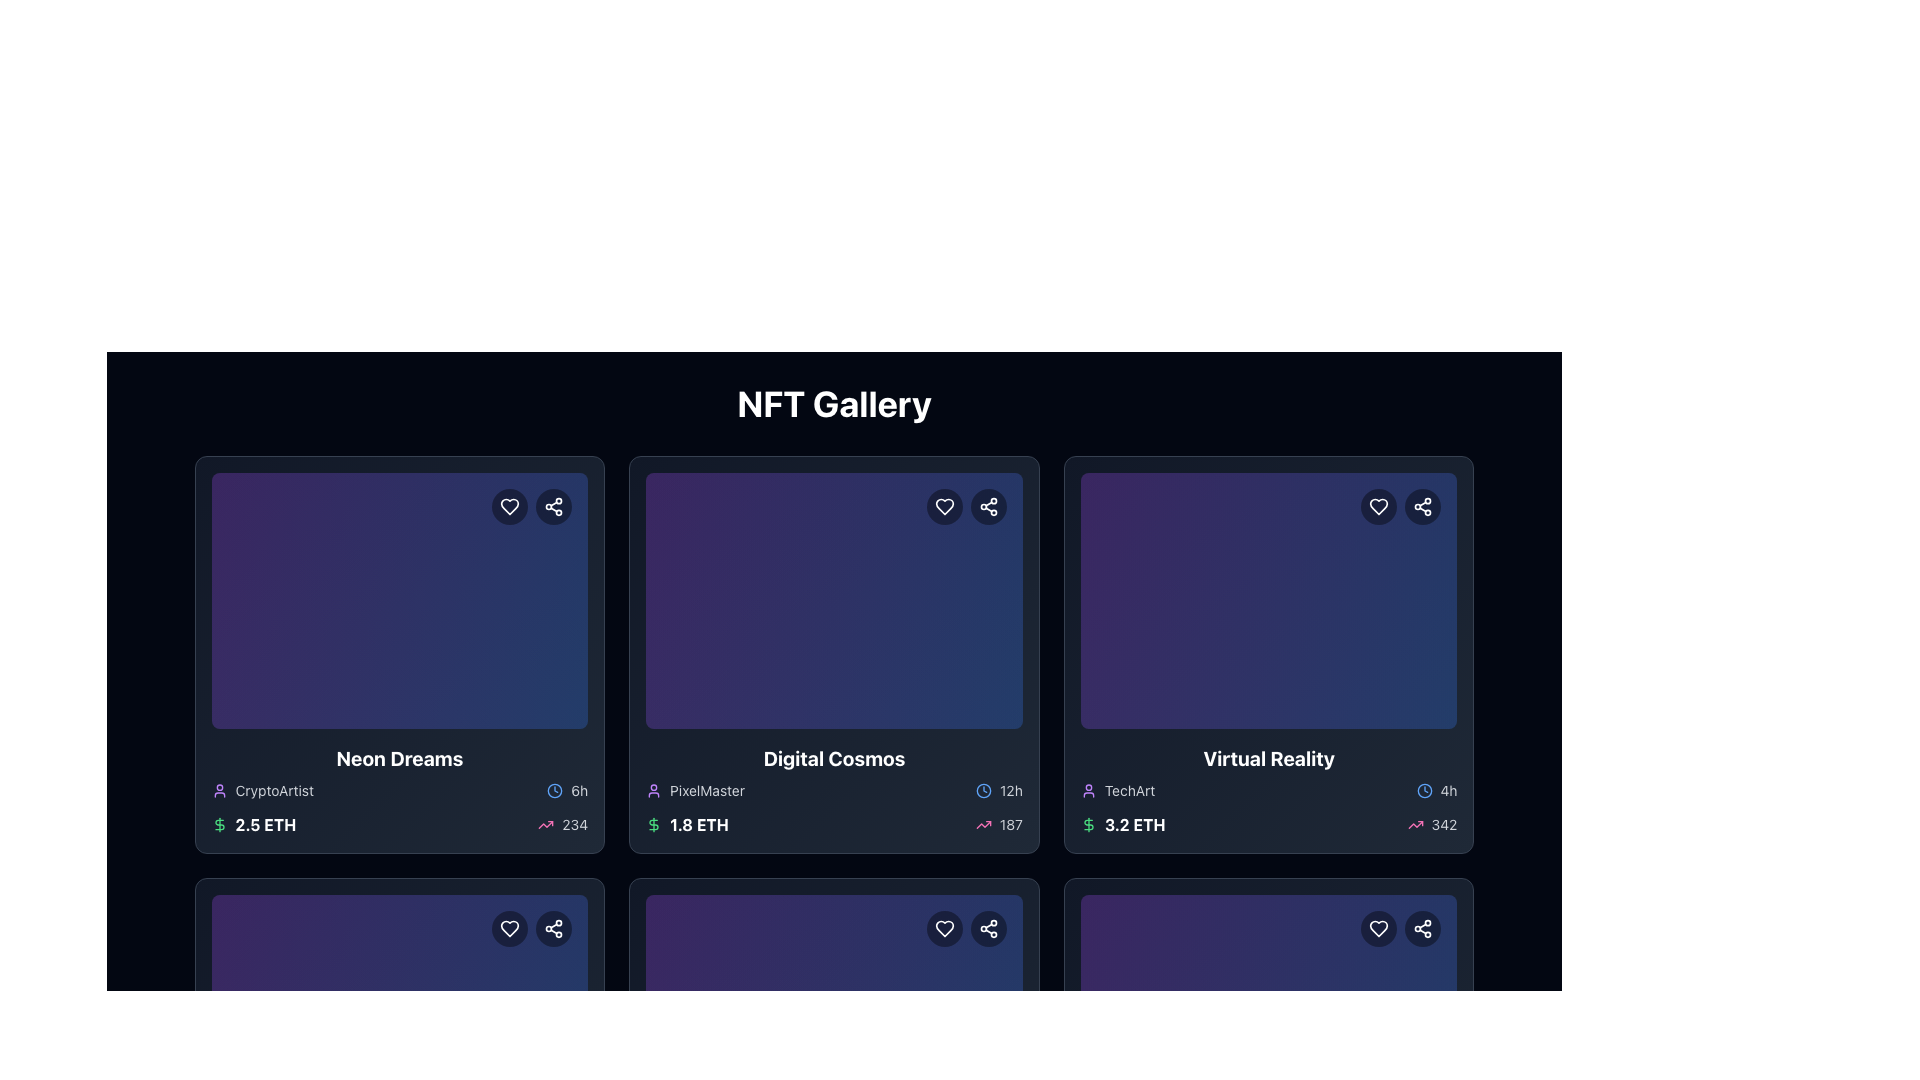  I want to click on the leftmost button in the top-right corner of the card, which functions as a 'like' button, so click(1378, 929).